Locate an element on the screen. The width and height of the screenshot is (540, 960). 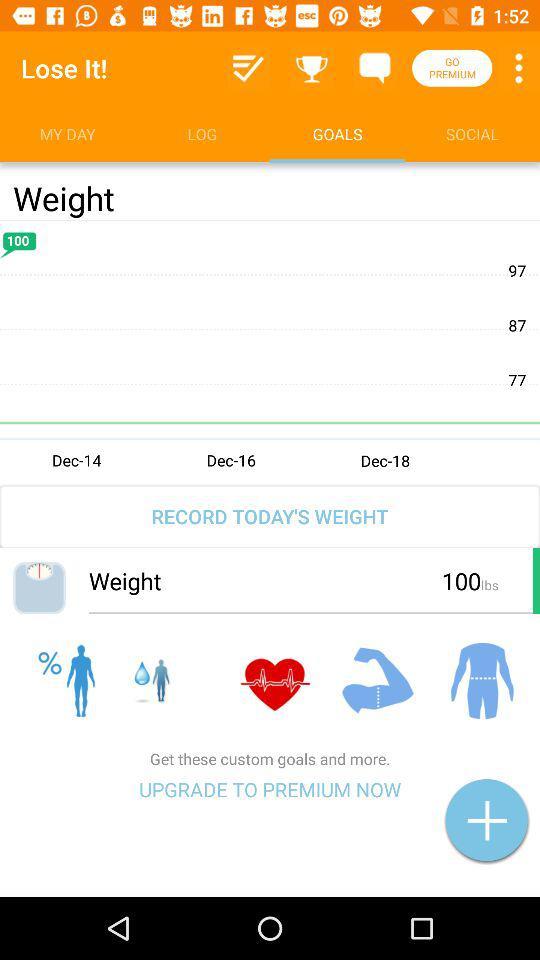
more menu options is located at coordinates (518, 68).